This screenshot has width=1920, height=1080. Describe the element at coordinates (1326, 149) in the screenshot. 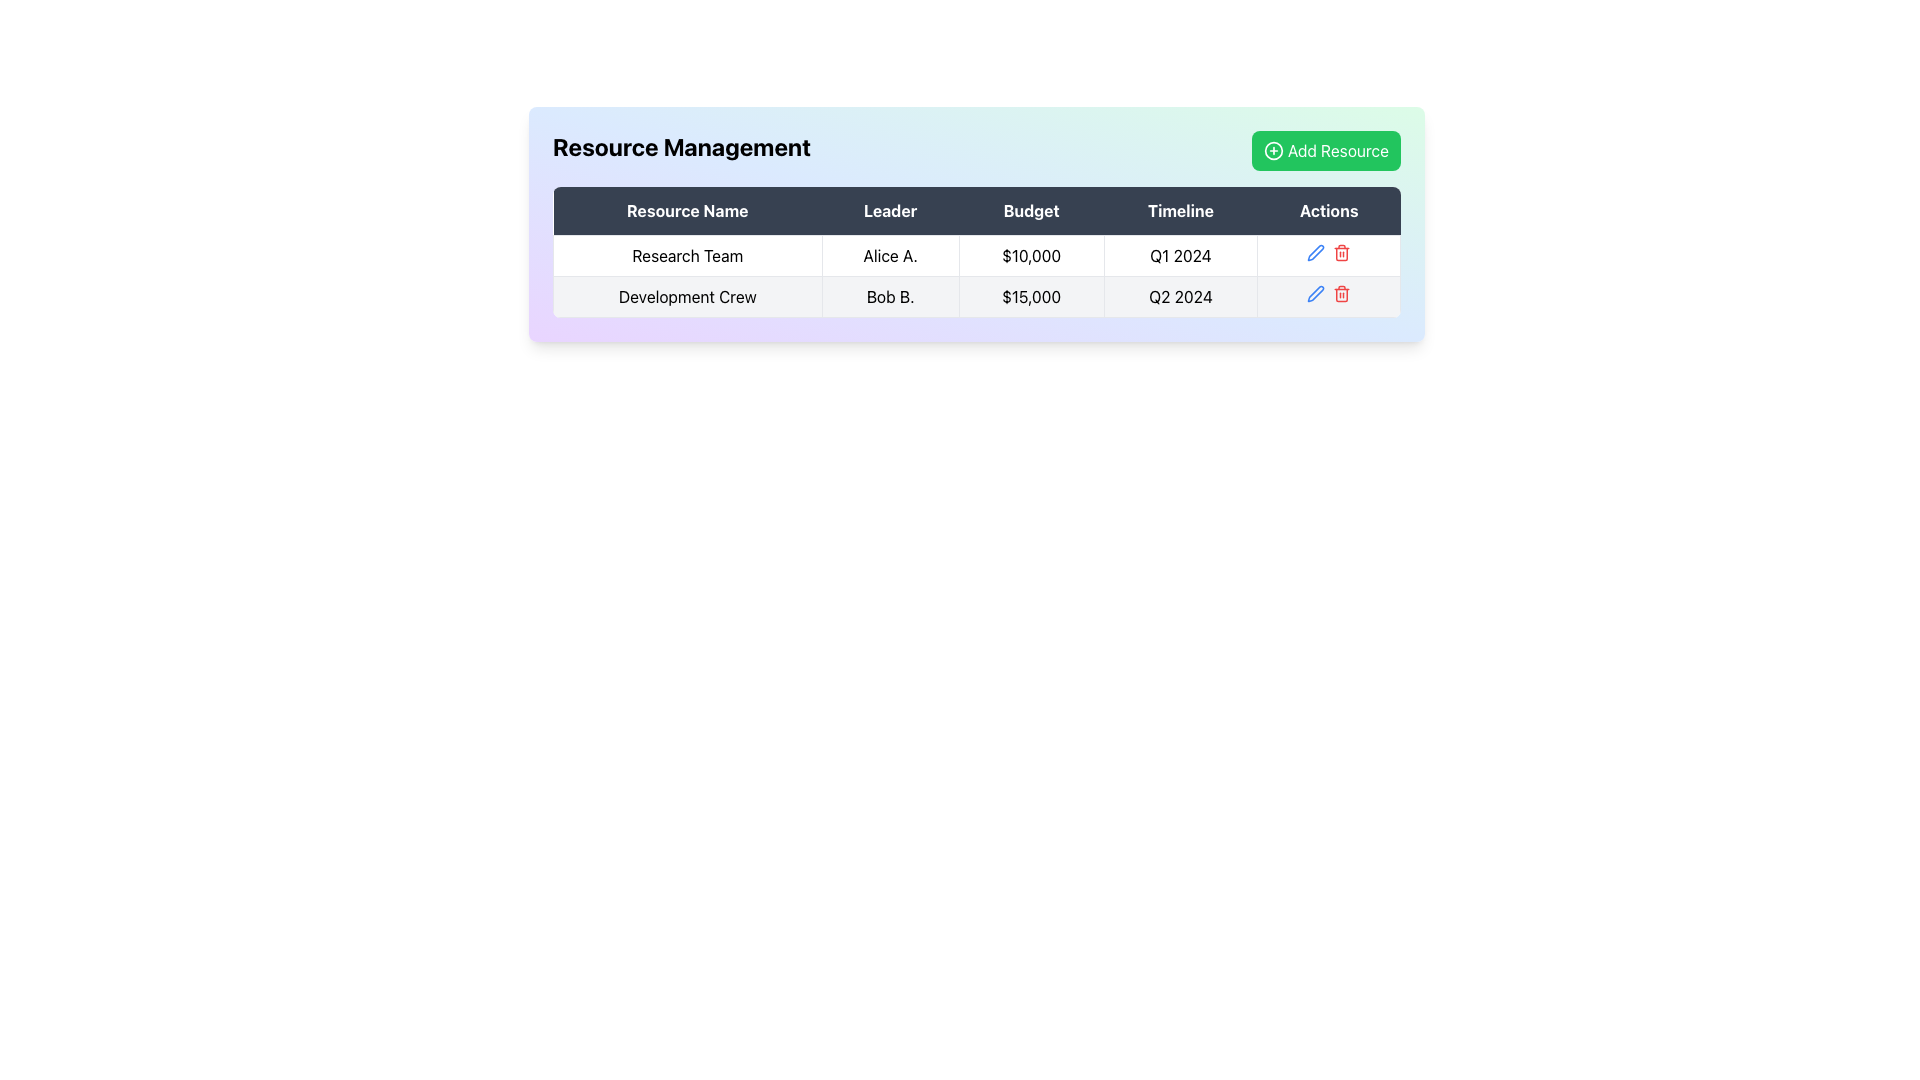

I see `the button located in the upper-right corner of the 'Resource Management' section` at that location.